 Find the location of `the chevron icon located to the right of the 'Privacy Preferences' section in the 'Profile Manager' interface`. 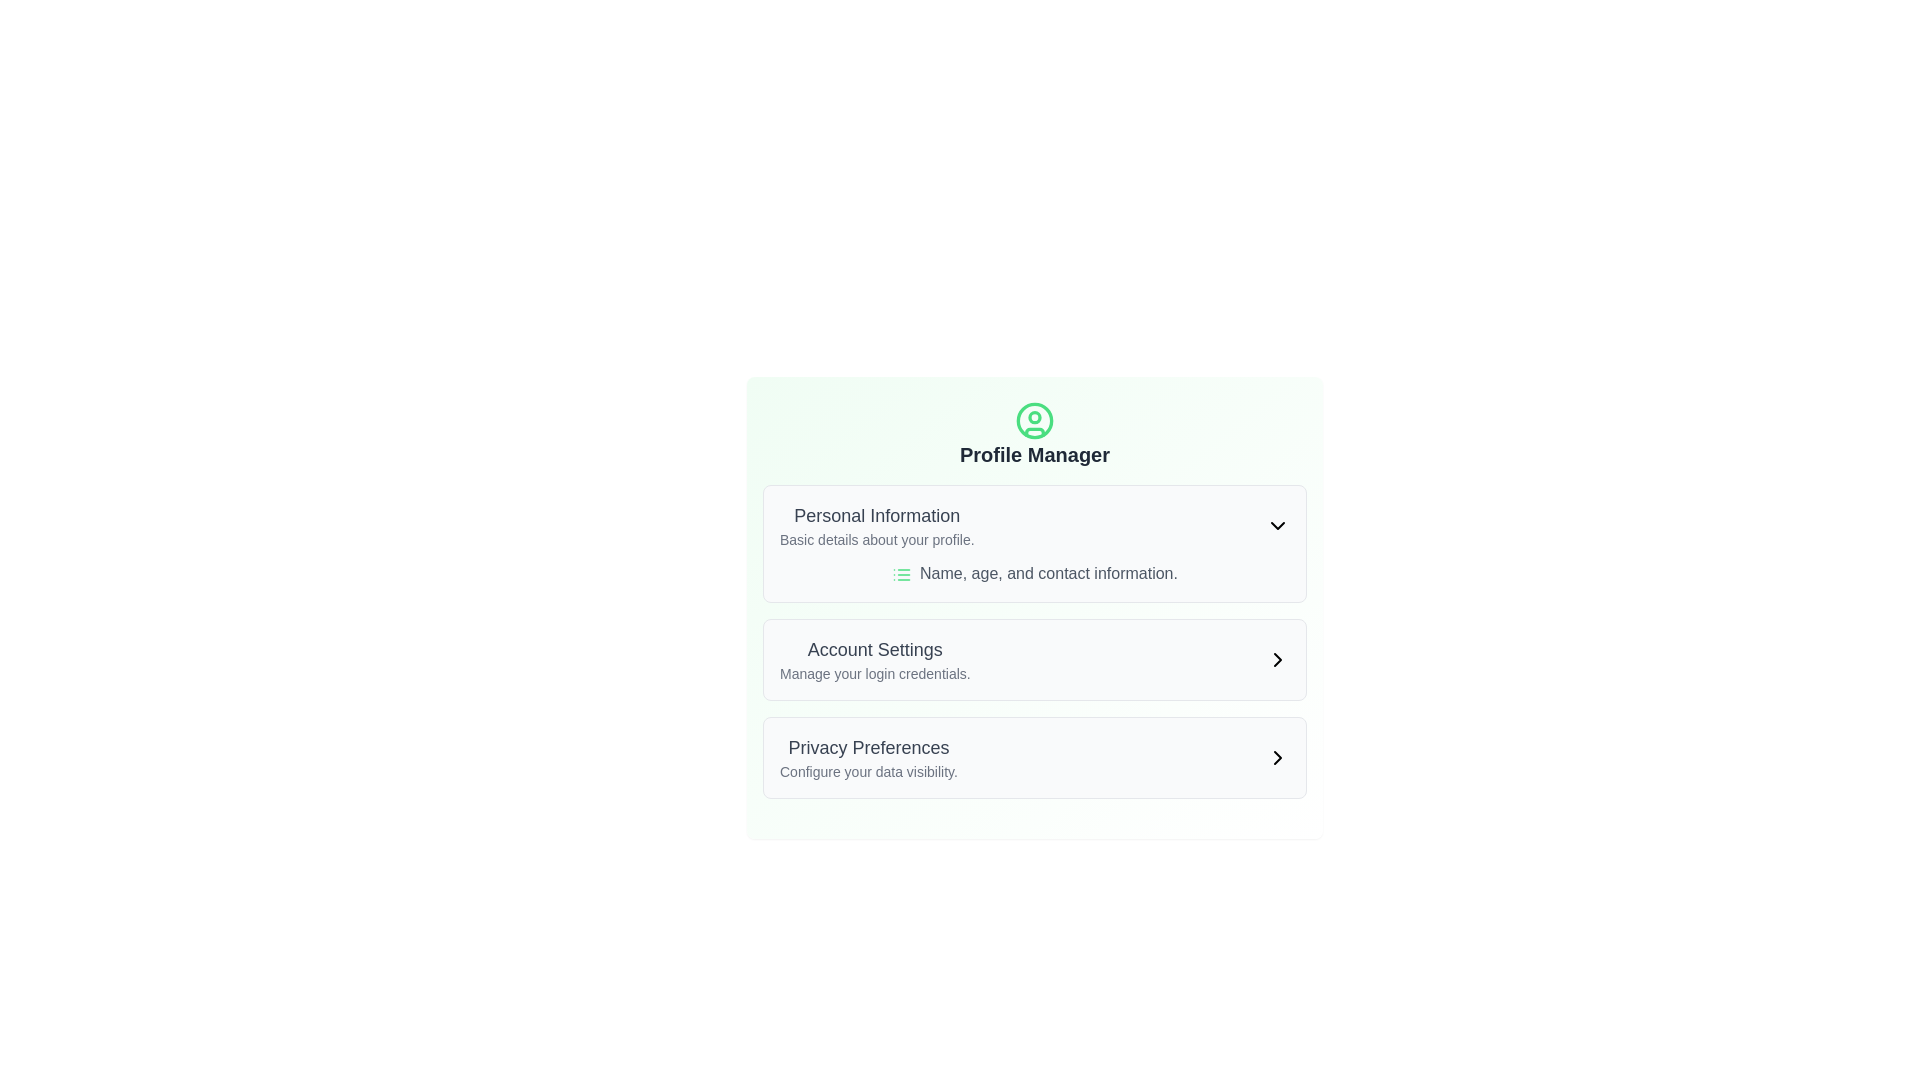

the chevron icon located to the right of the 'Privacy Preferences' section in the 'Profile Manager' interface is located at coordinates (1276, 758).